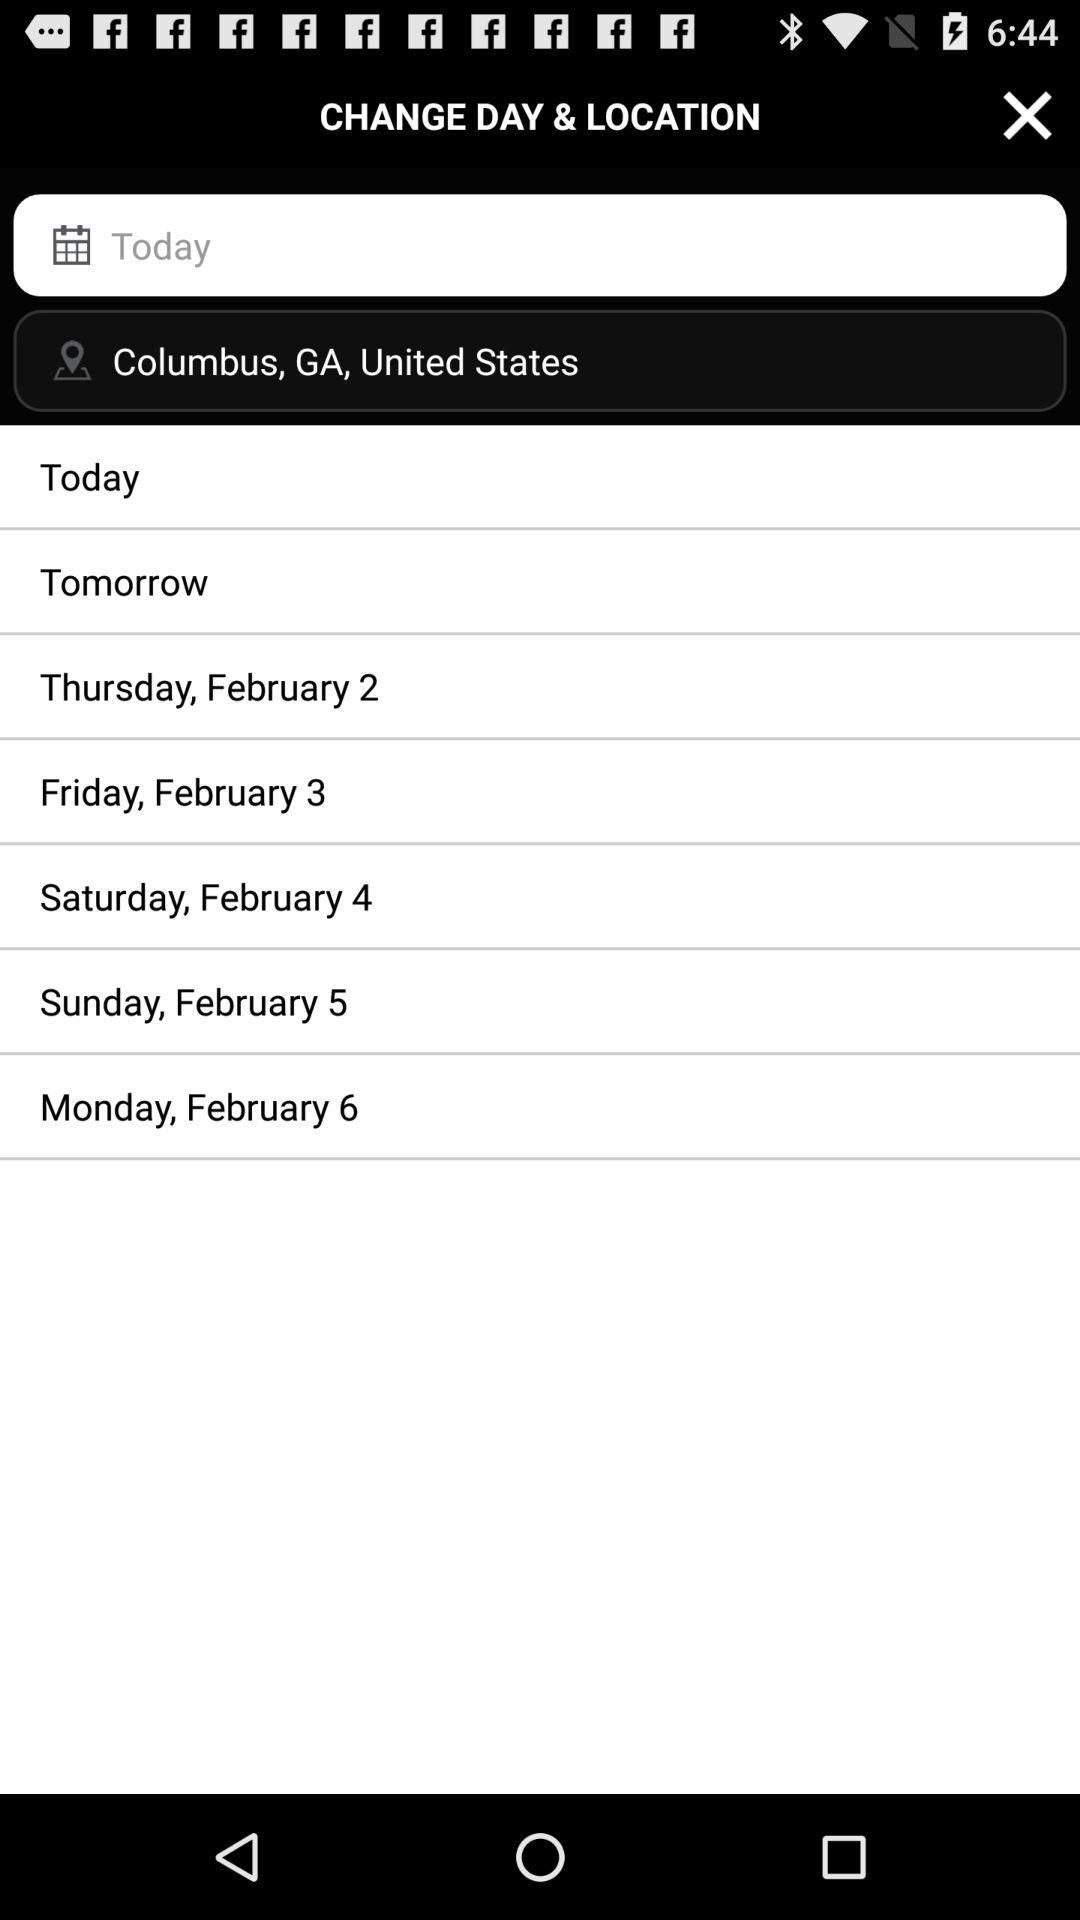 The width and height of the screenshot is (1080, 1920). I want to click on the app above the tomorrow, so click(540, 475).